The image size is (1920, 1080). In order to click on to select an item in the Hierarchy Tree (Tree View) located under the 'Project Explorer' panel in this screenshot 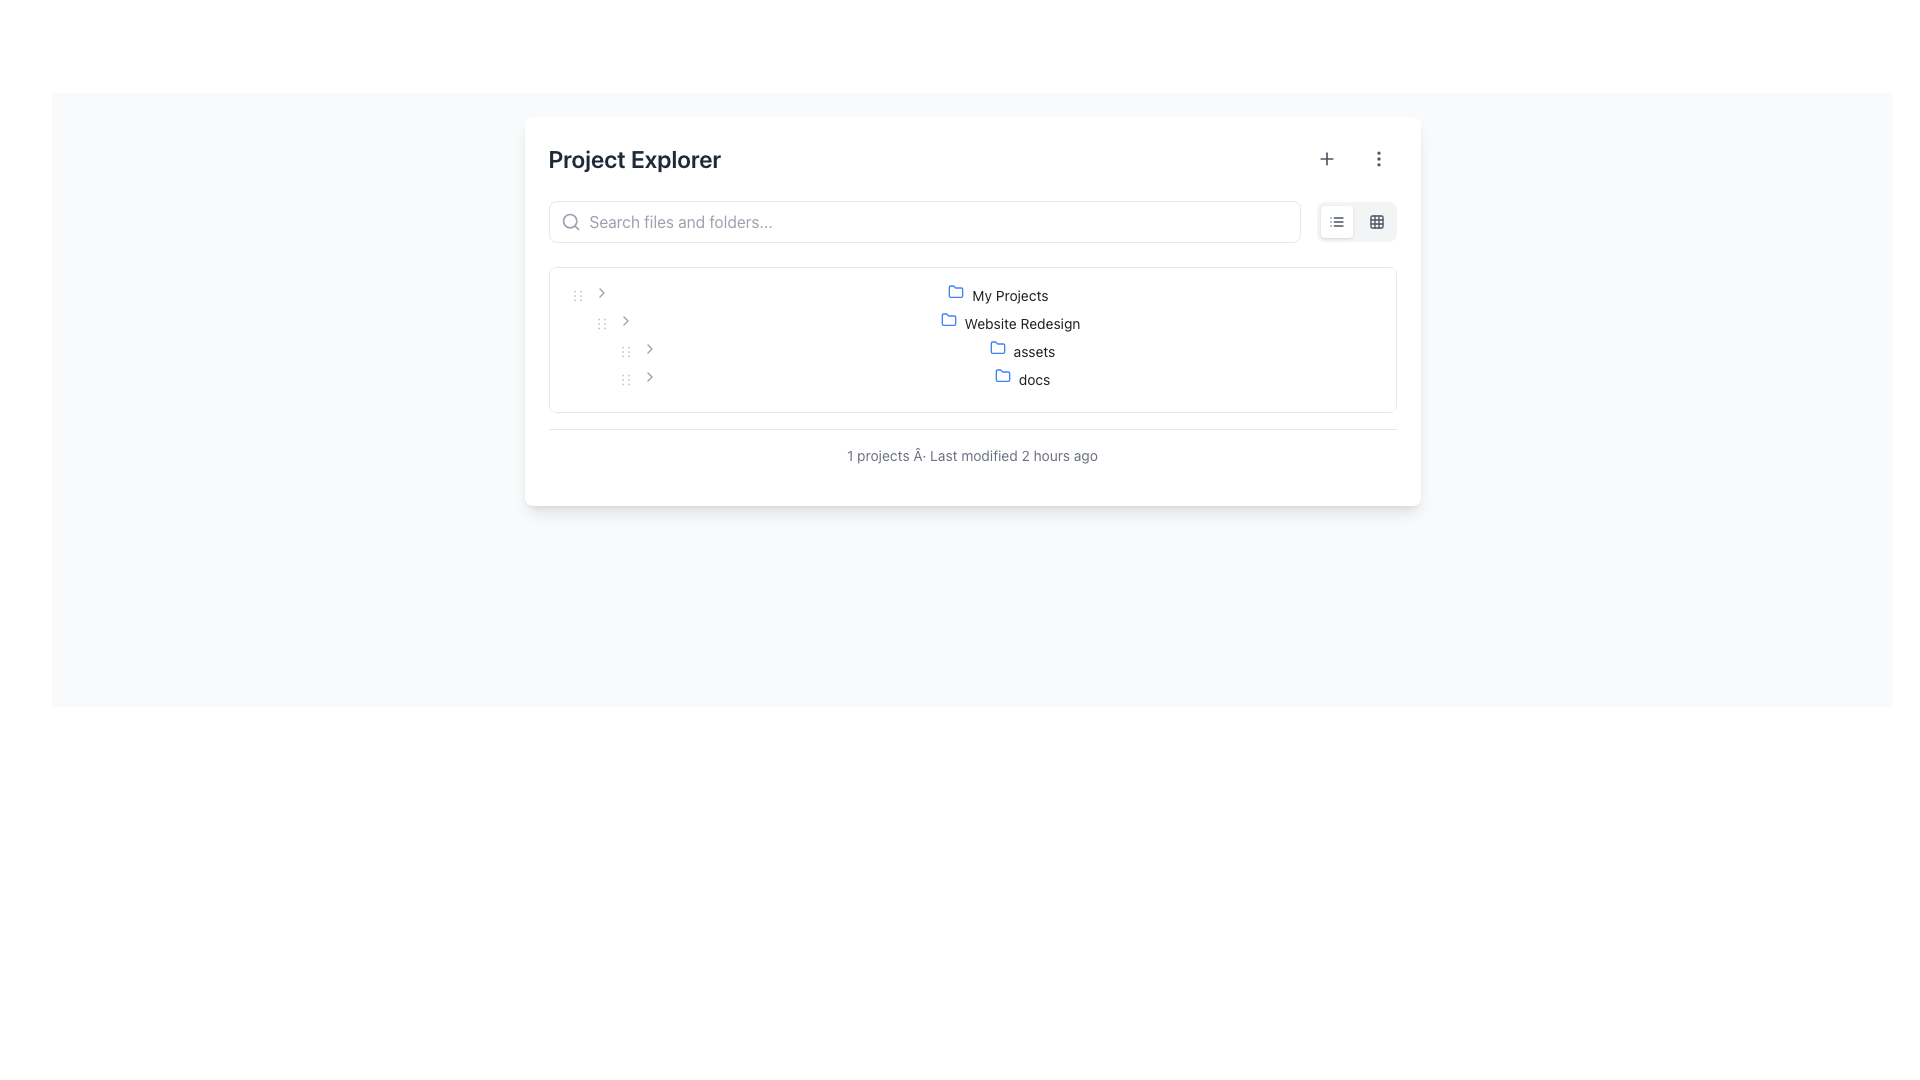, I will do `click(972, 338)`.